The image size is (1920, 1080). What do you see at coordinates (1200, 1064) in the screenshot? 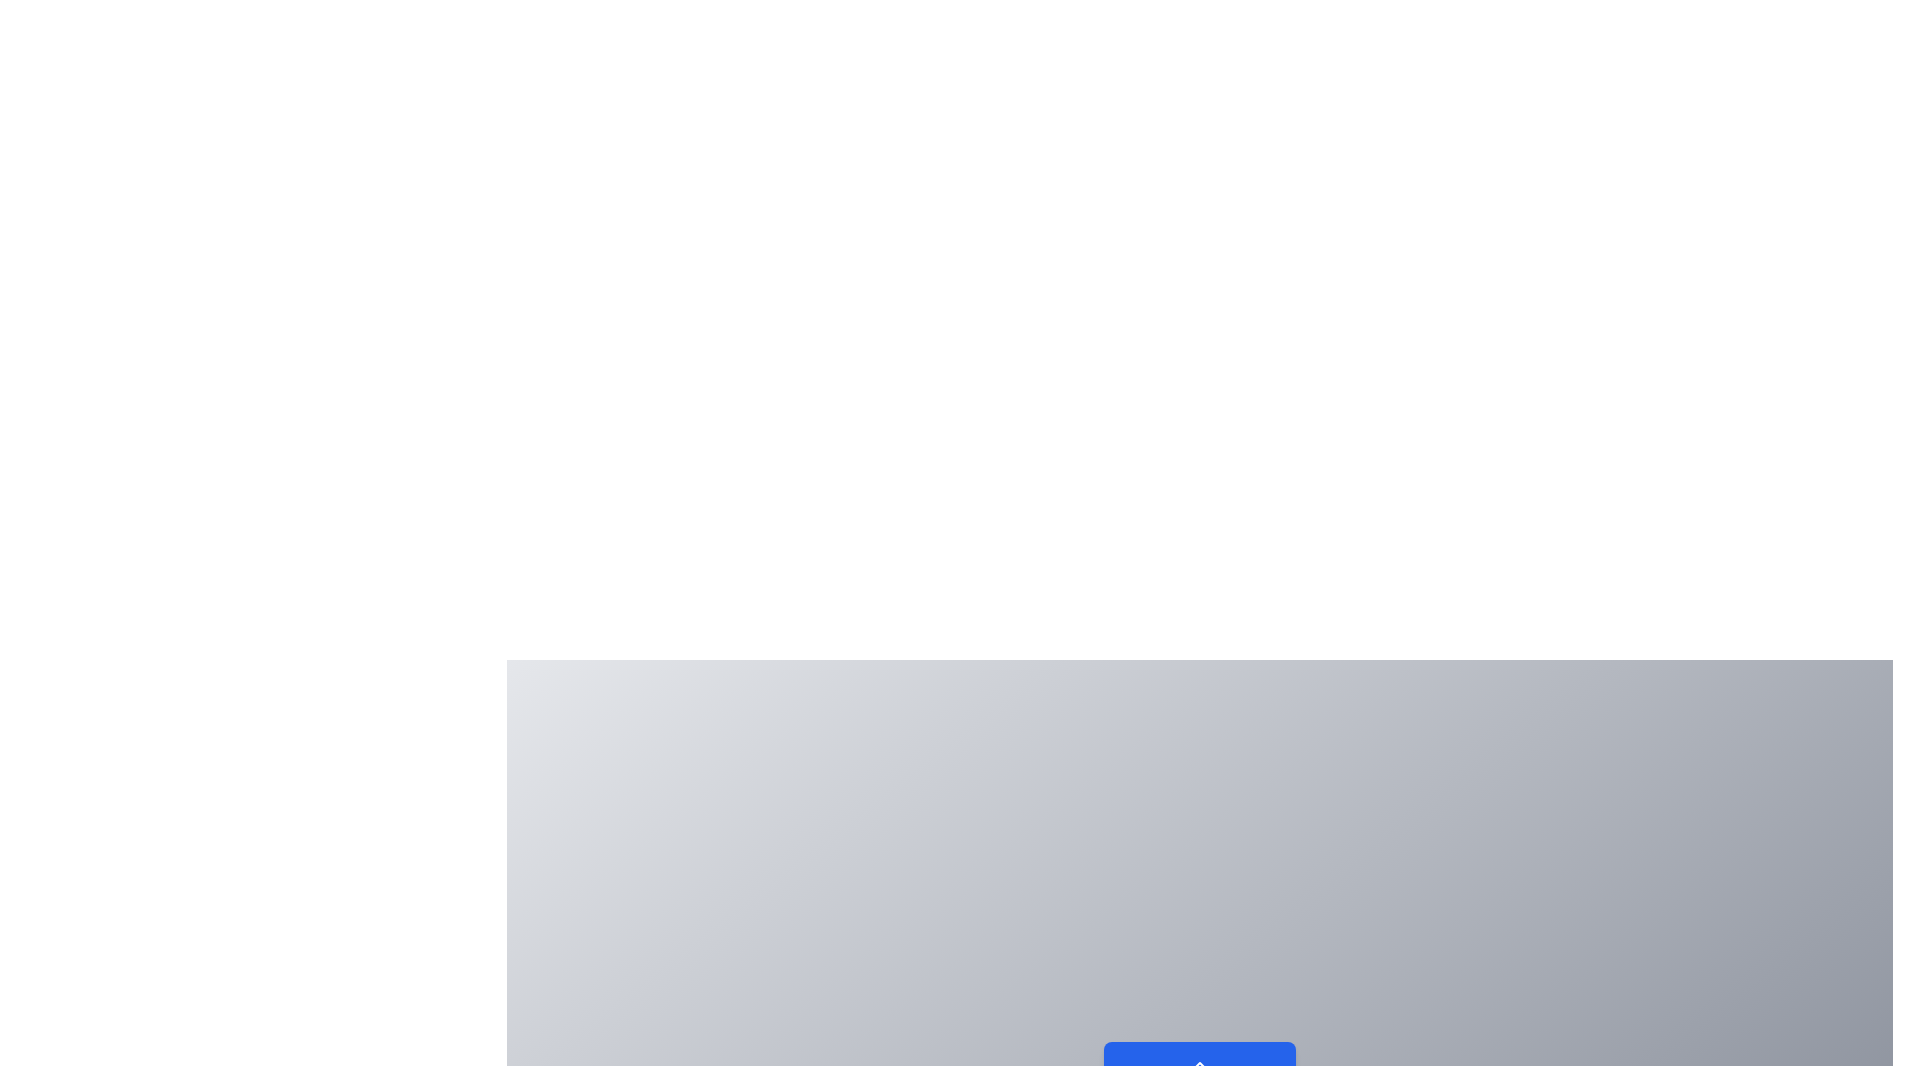
I see `the button containing the 'ChevronUp' icon to collapse the speed dial menu` at bounding box center [1200, 1064].